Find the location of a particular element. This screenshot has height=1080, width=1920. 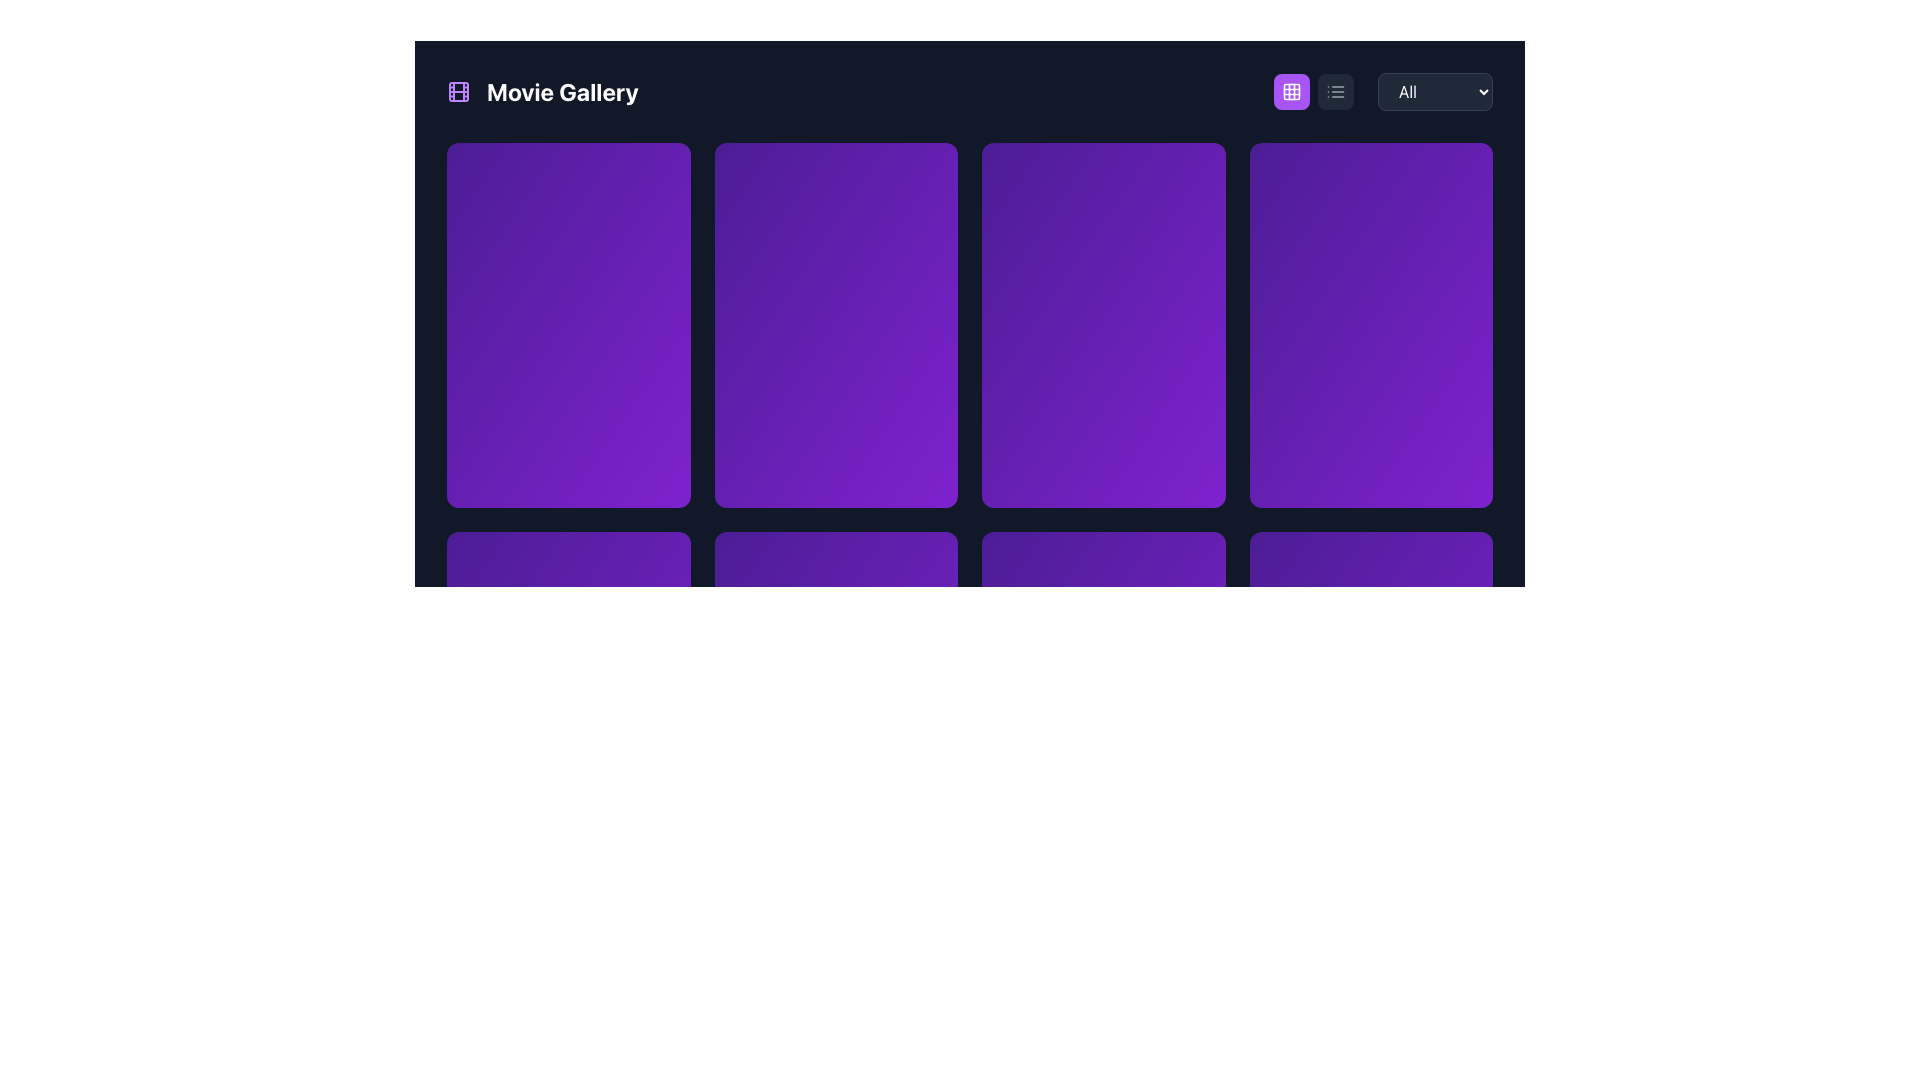

the rightmost dropdown menu in the top navigation bar is located at coordinates (1434, 92).